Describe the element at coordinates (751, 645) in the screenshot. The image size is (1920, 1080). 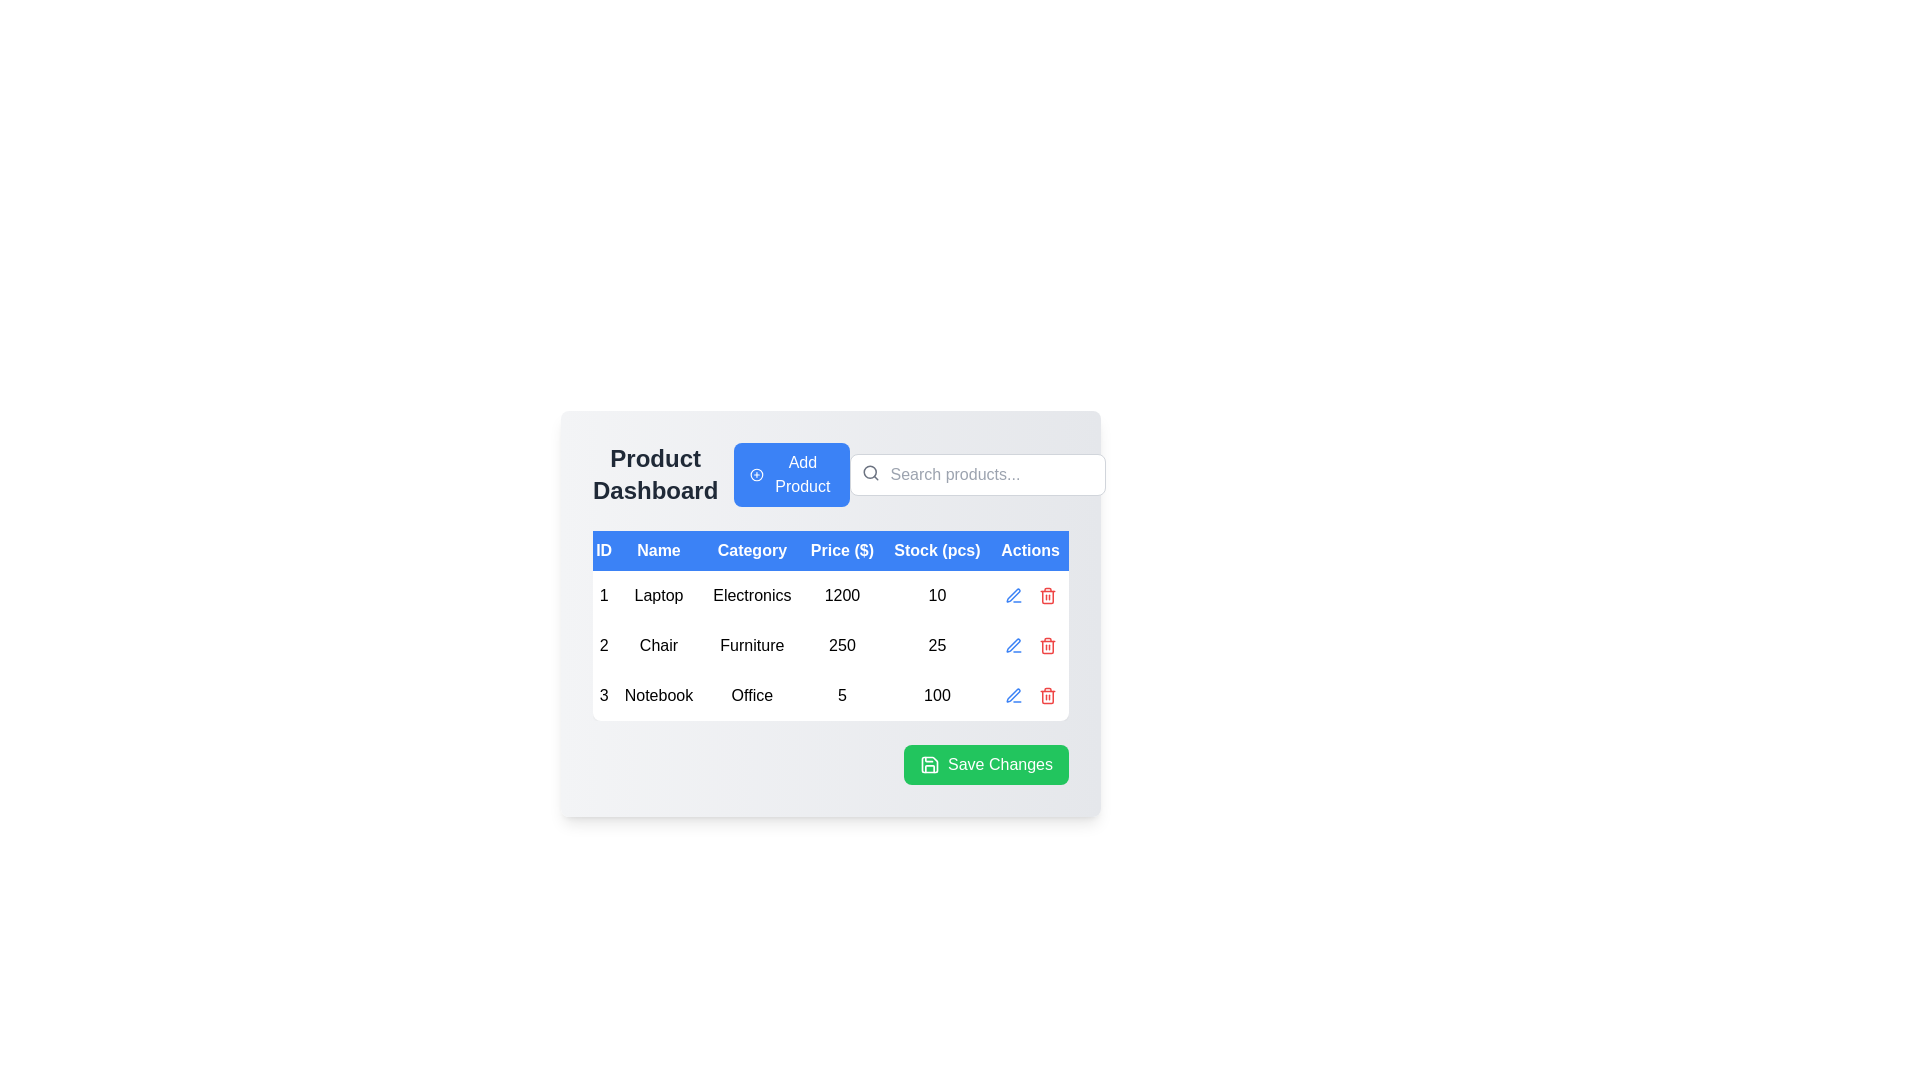
I see `the text element displaying 'Furniture' located in the second row of the table under the 'Category' column` at that location.